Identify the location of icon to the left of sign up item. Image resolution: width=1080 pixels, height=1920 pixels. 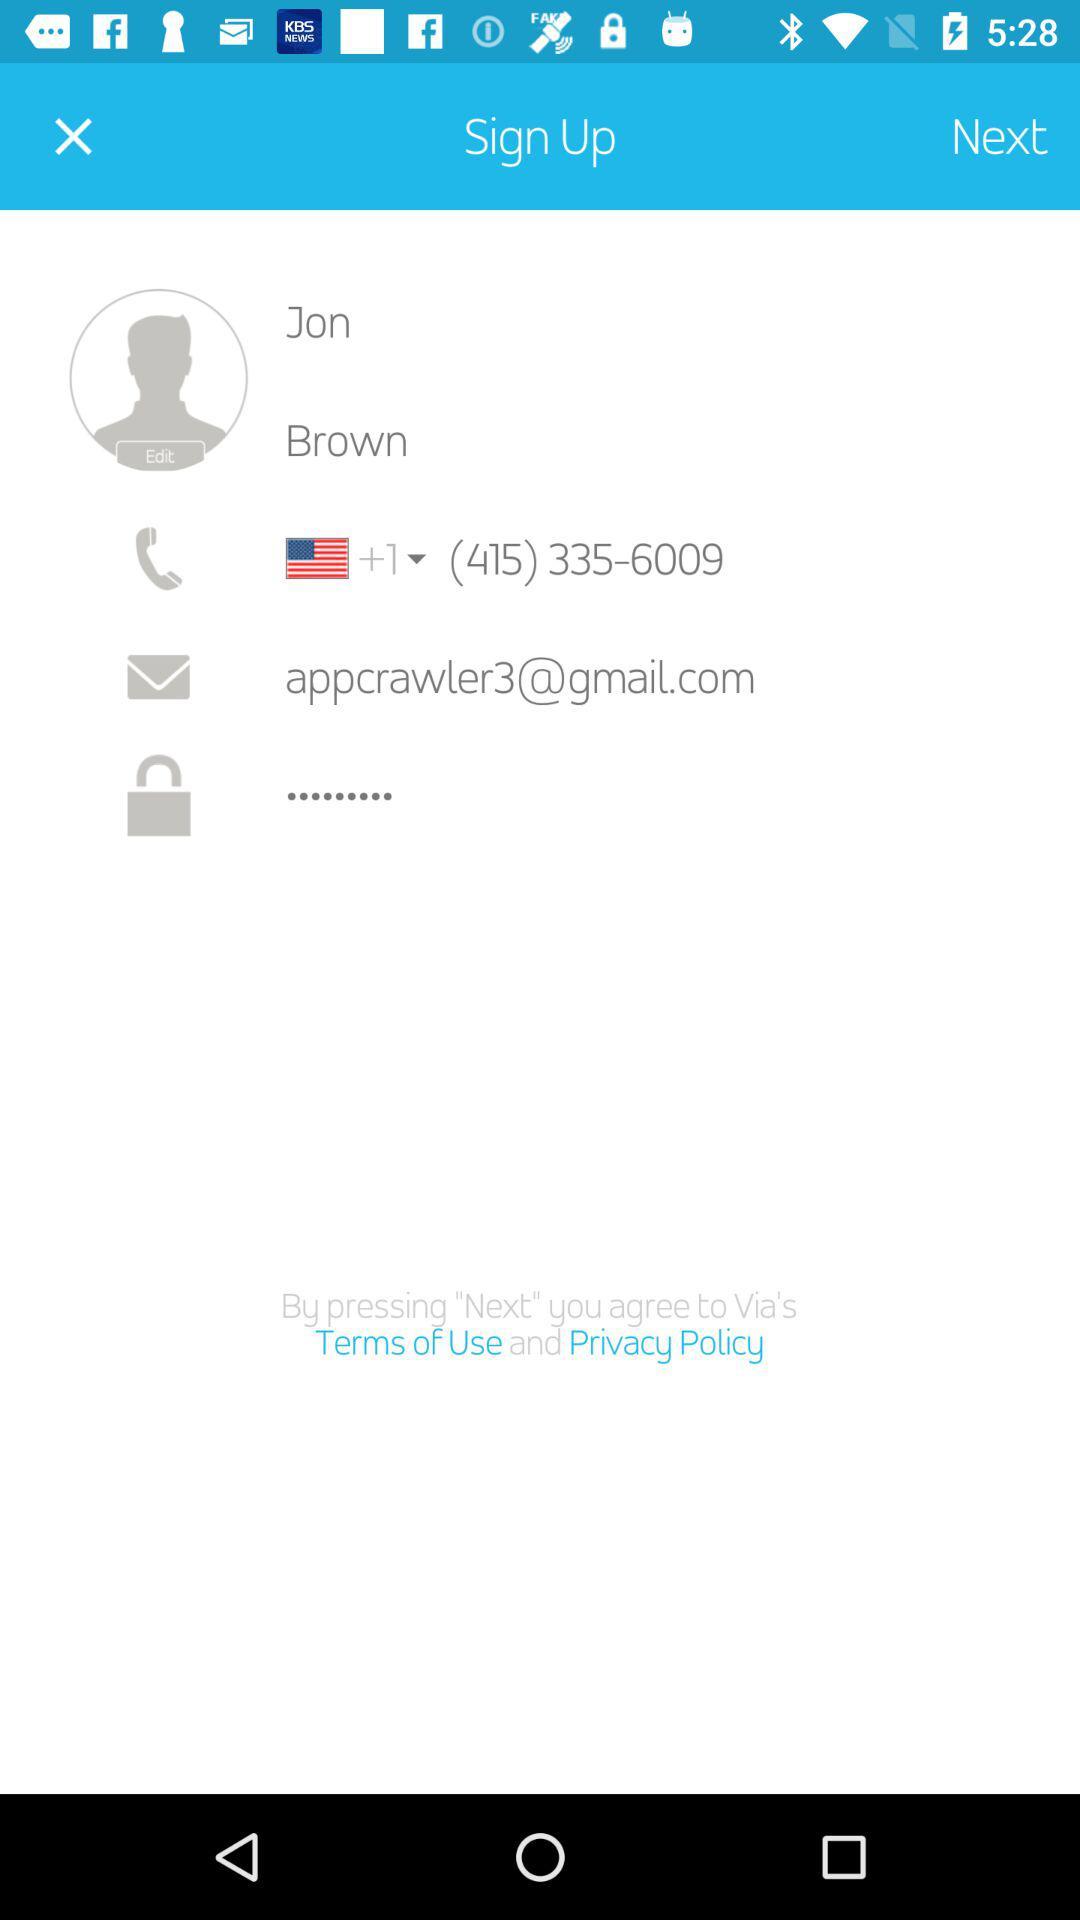
(72, 135).